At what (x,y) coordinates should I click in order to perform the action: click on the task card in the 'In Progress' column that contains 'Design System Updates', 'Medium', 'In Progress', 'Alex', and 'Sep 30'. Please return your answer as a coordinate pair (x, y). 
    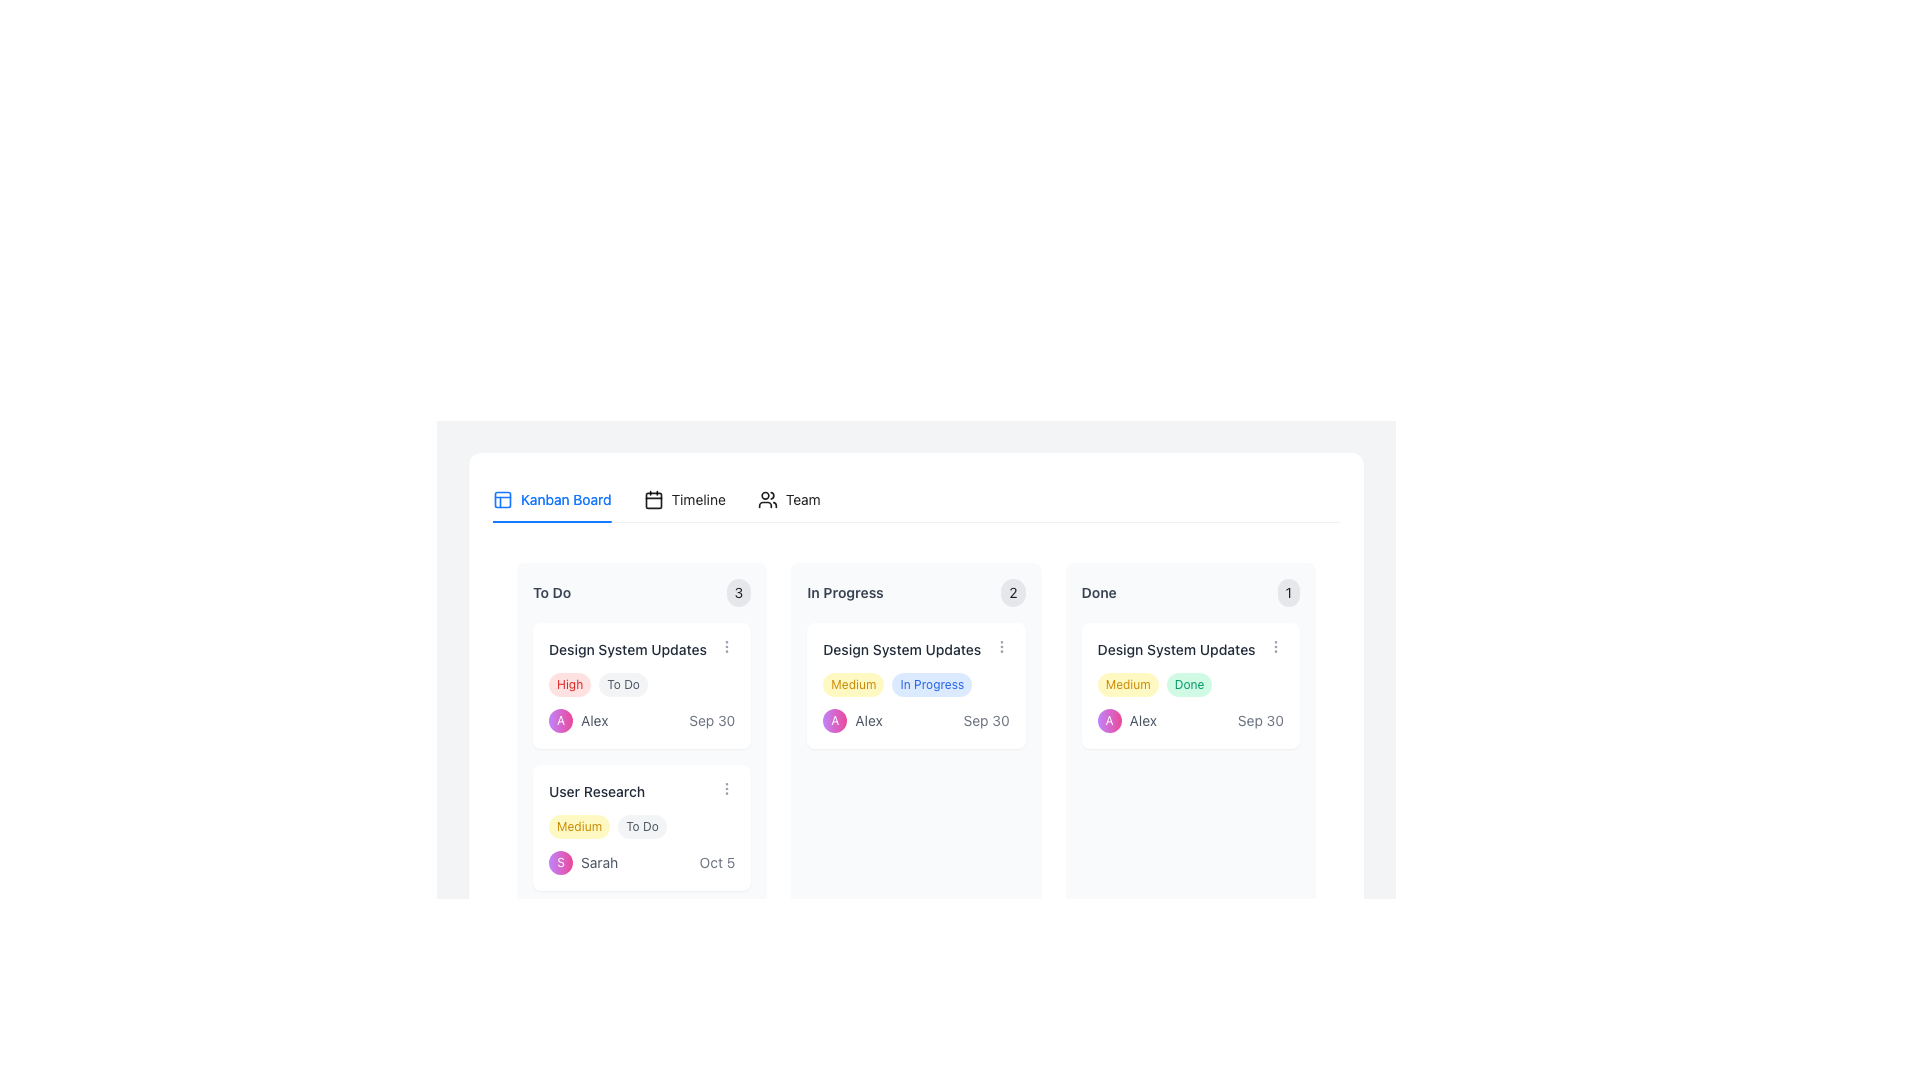
    Looking at the image, I should click on (915, 743).